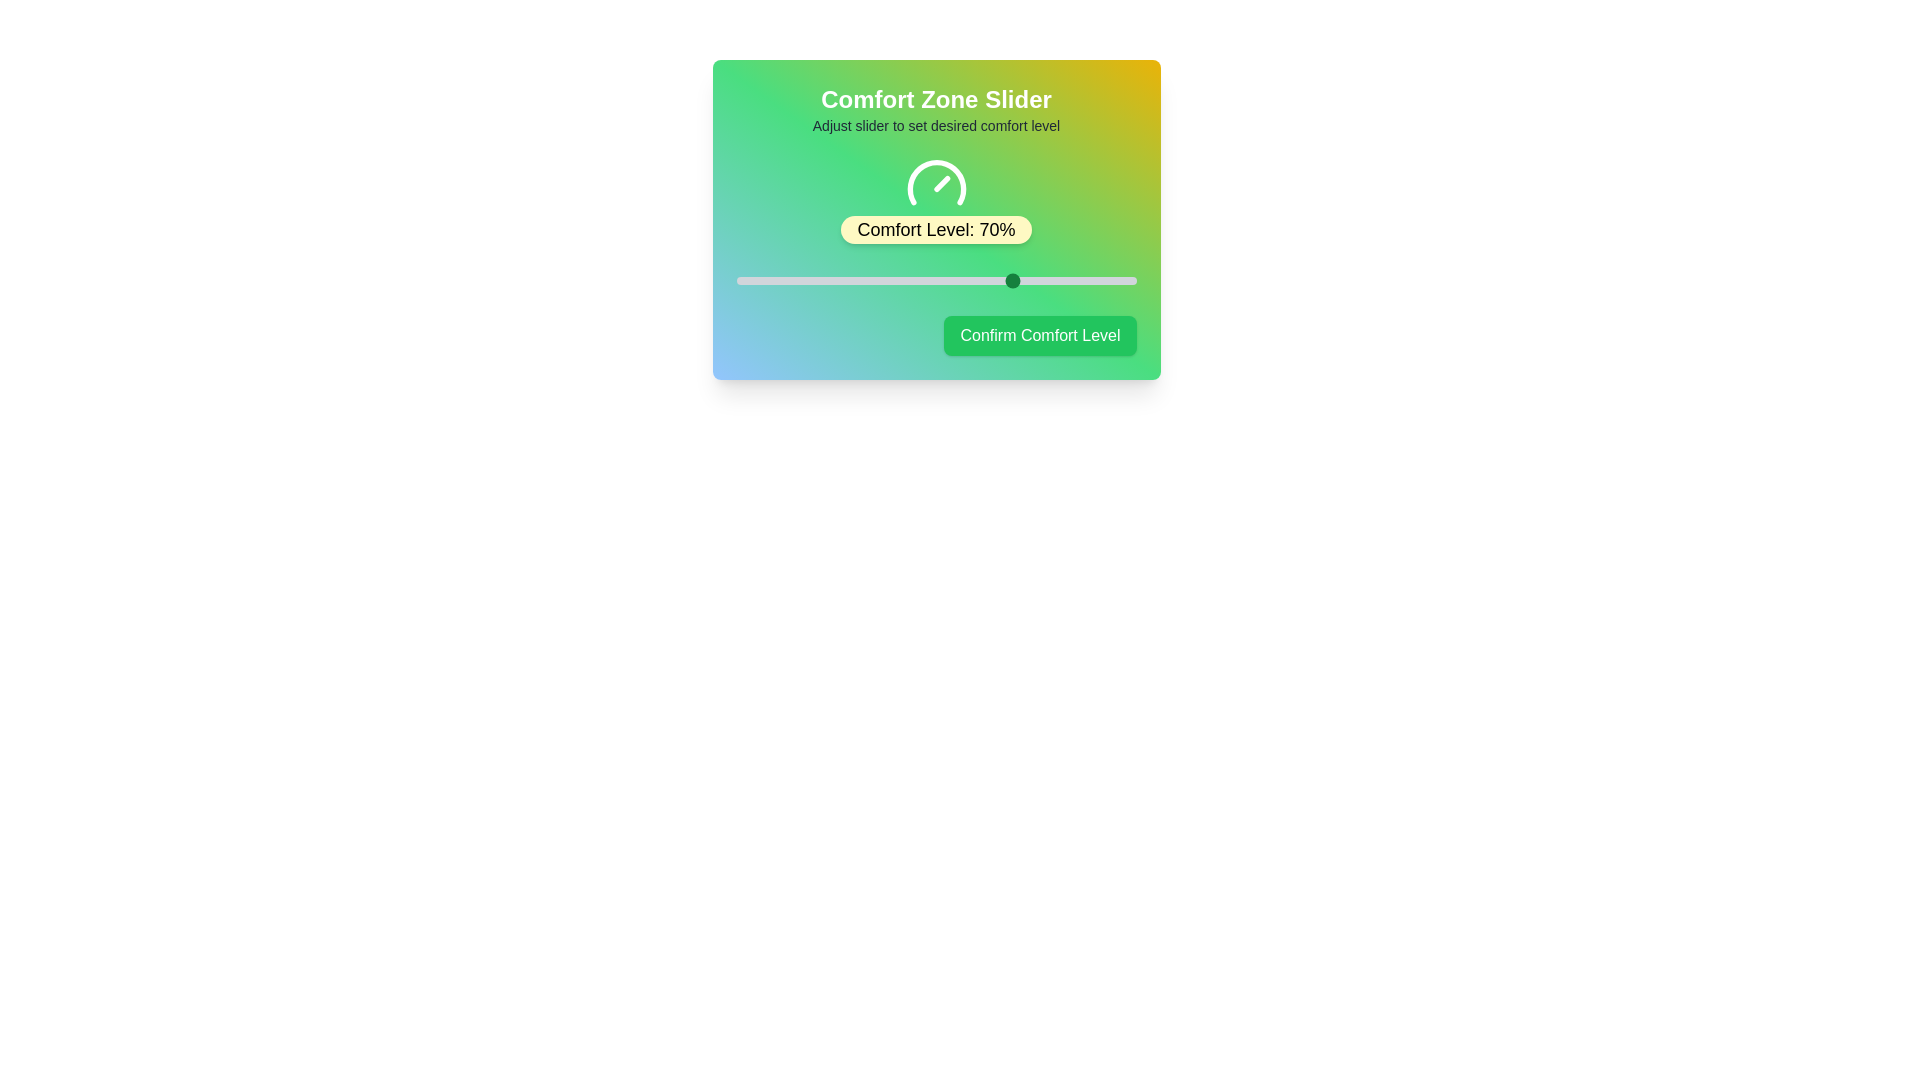 This screenshot has width=1920, height=1080. Describe the element at coordinates (791, 281) in the screenshot. I see `the slider to set the comfort level to 14` at that location.